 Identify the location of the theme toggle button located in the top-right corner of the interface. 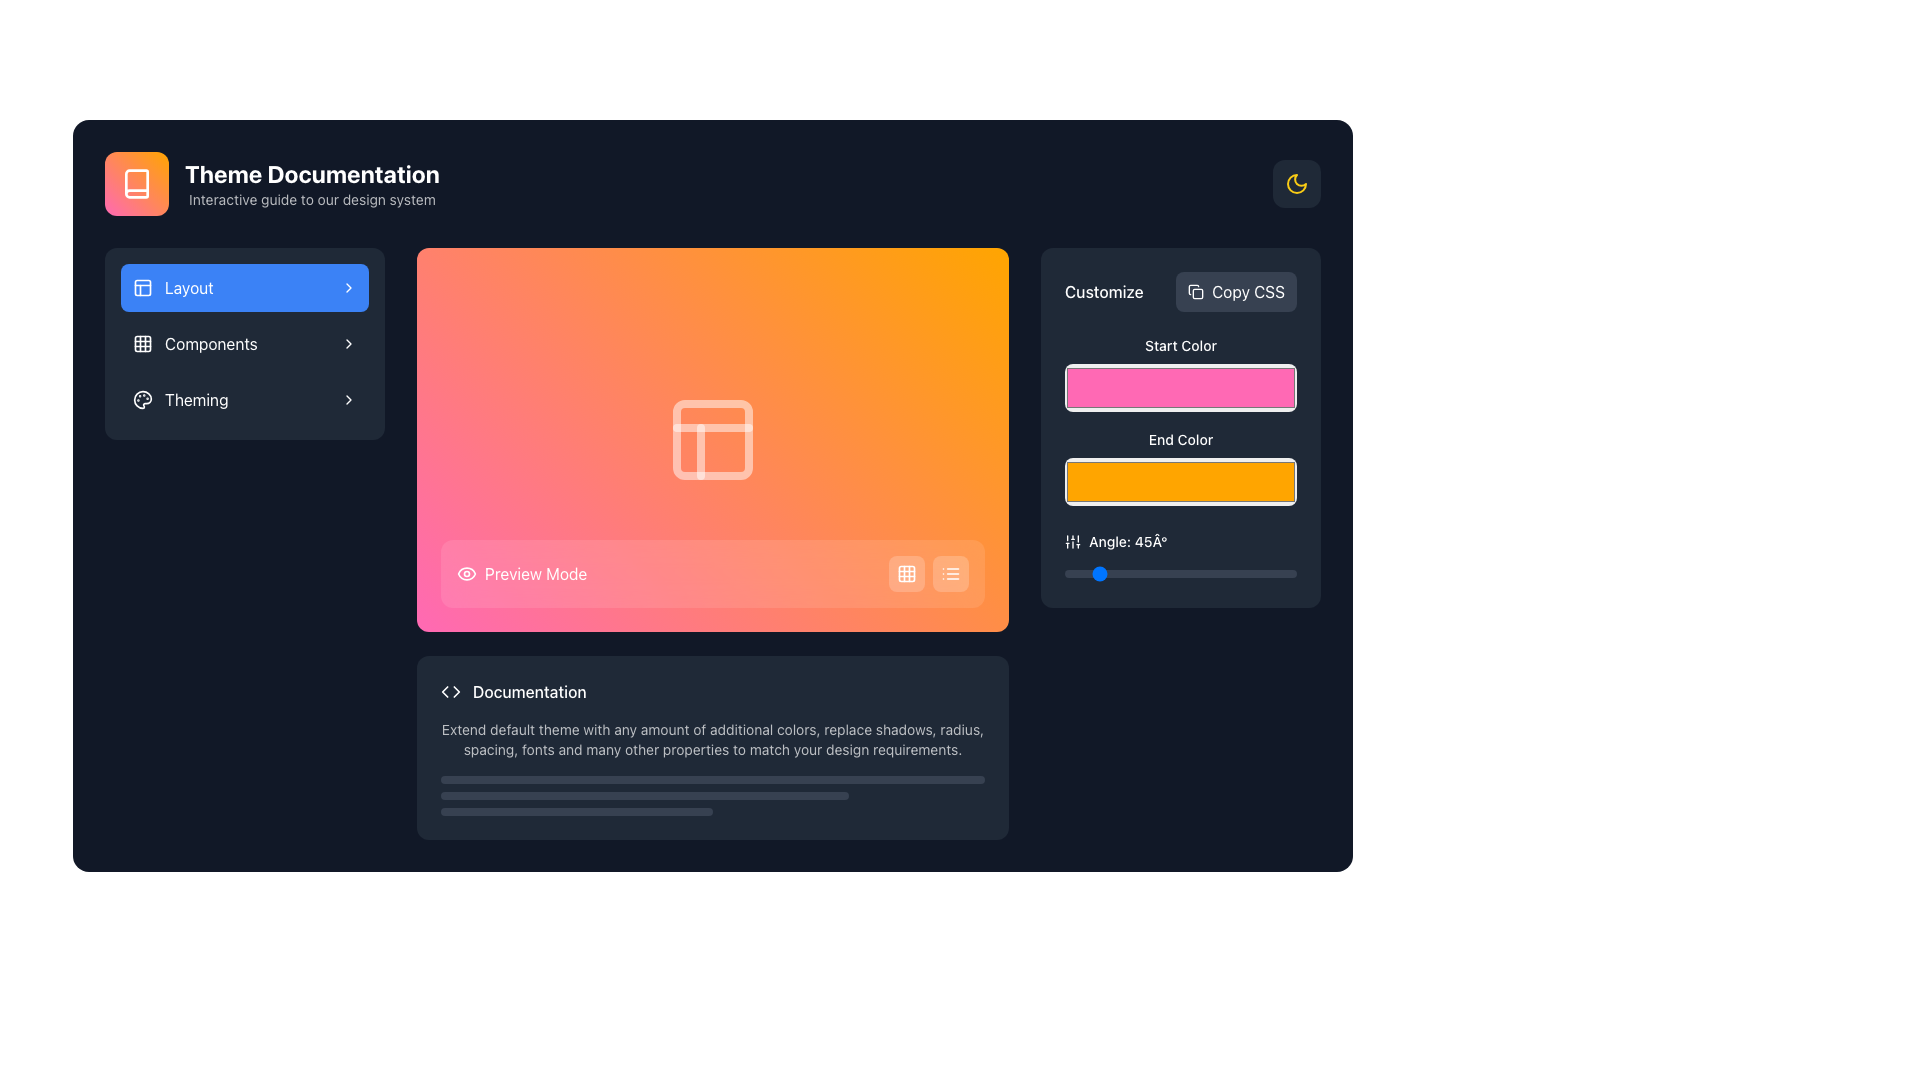
(1296, 184).